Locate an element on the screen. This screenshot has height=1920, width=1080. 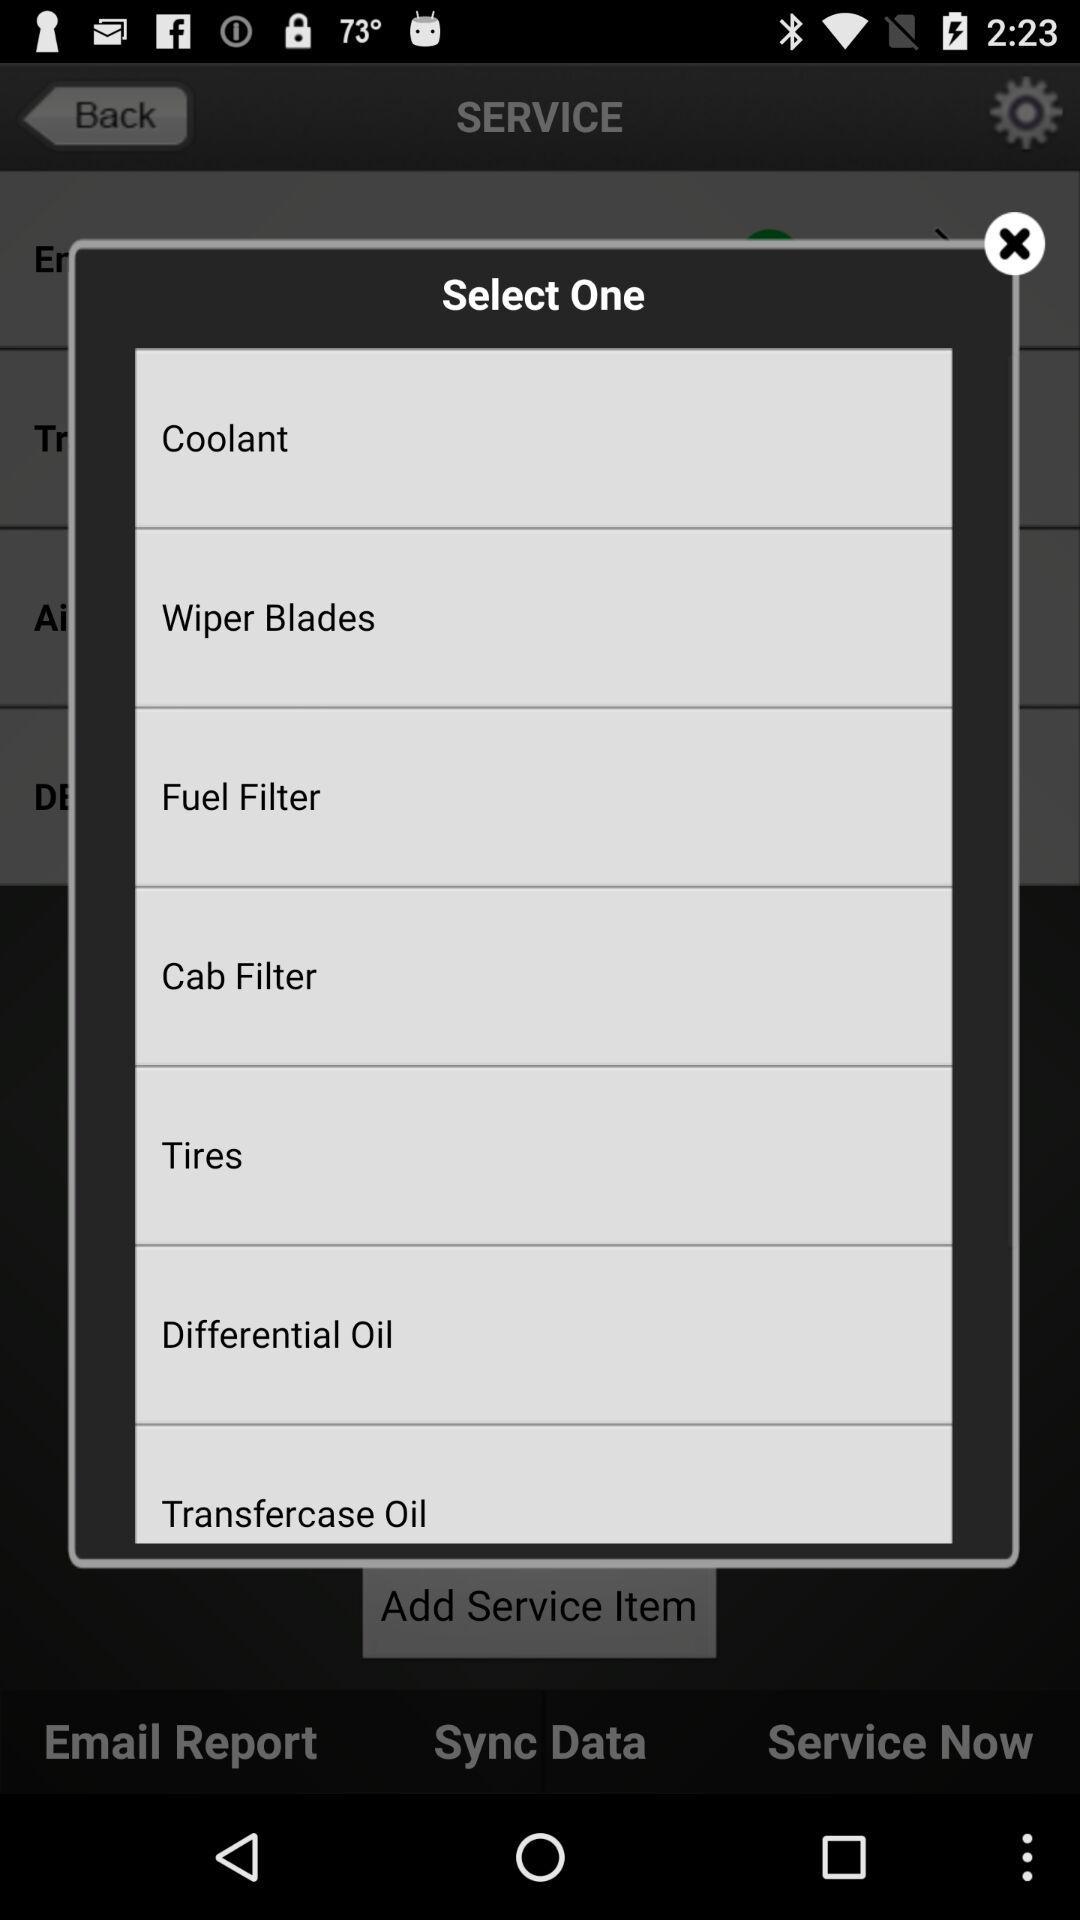
this section is located at coordinates (1014, 242).